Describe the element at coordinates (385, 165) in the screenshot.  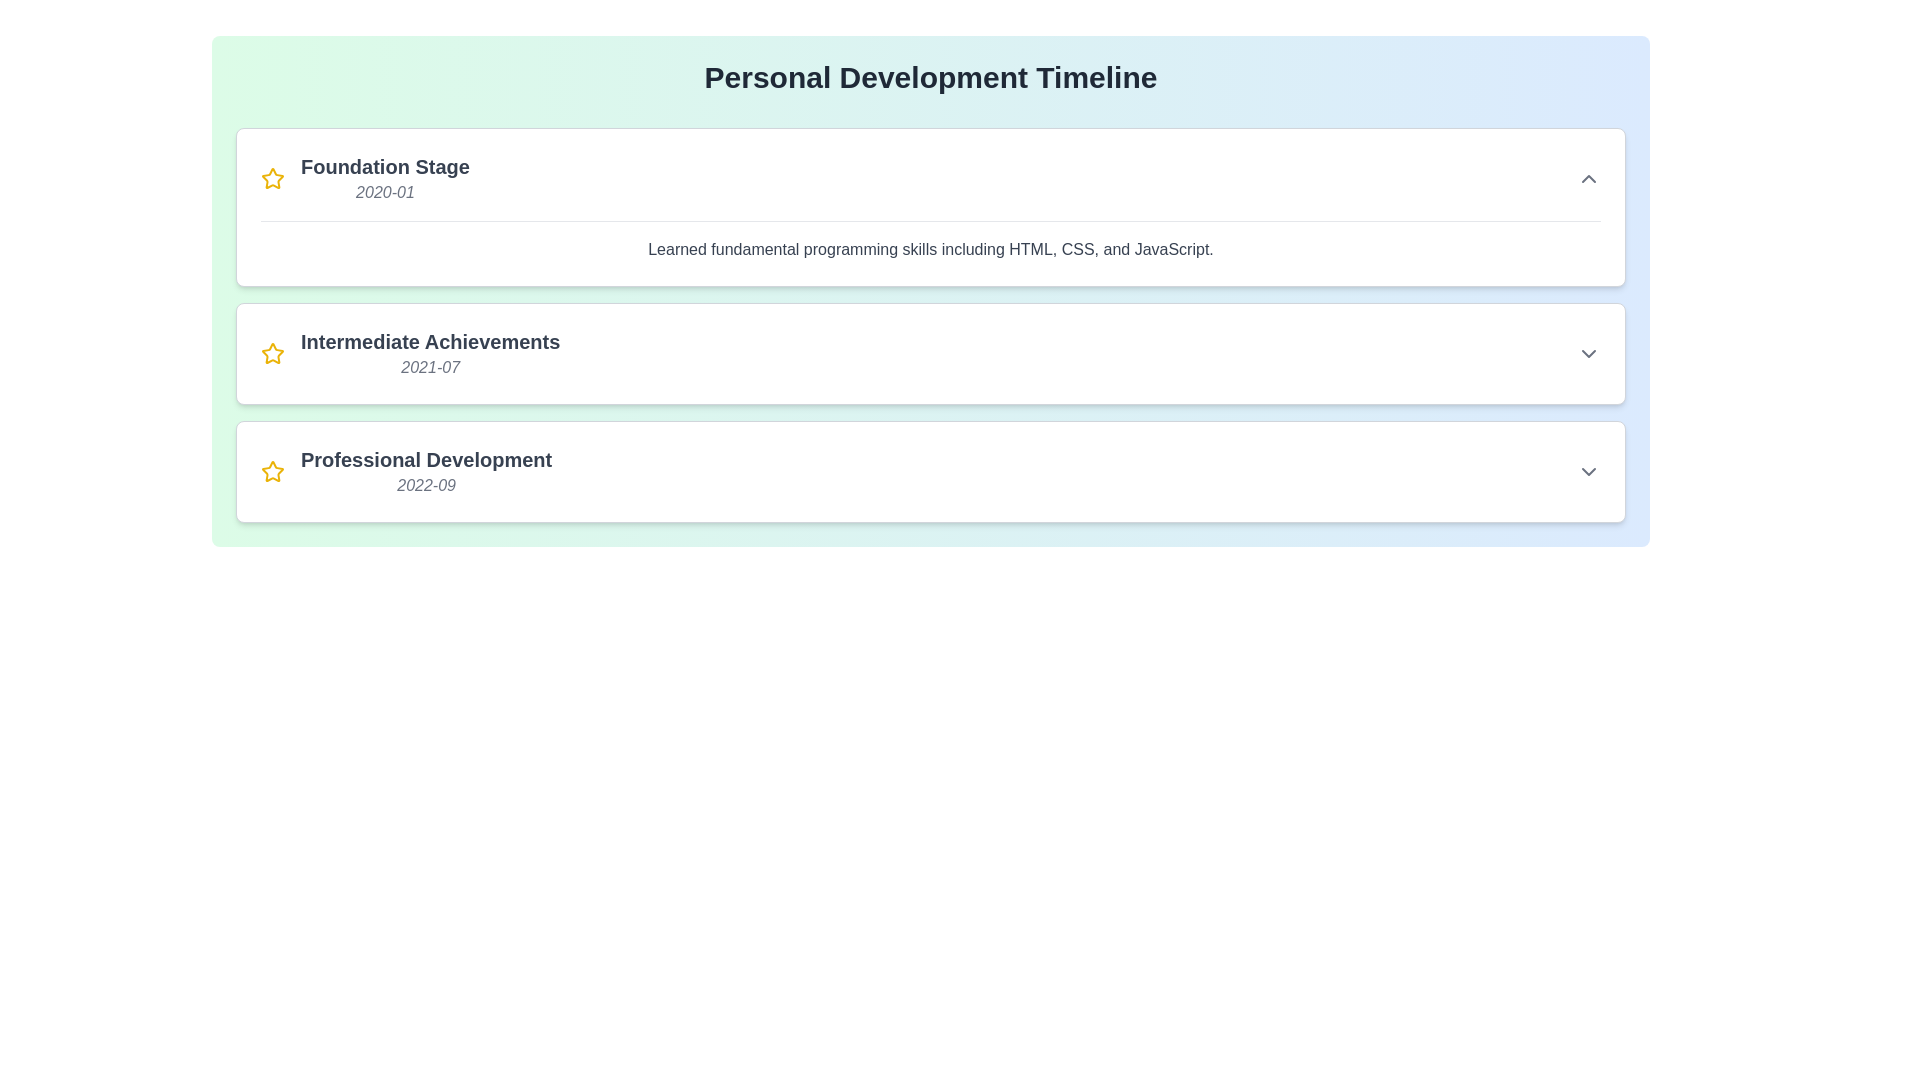
I see `the text label reading 'Foundation Stage' which is positioned at the top of the 'Foundation Stage 2020-01' section in a bold font style and dark gray color` at that location.